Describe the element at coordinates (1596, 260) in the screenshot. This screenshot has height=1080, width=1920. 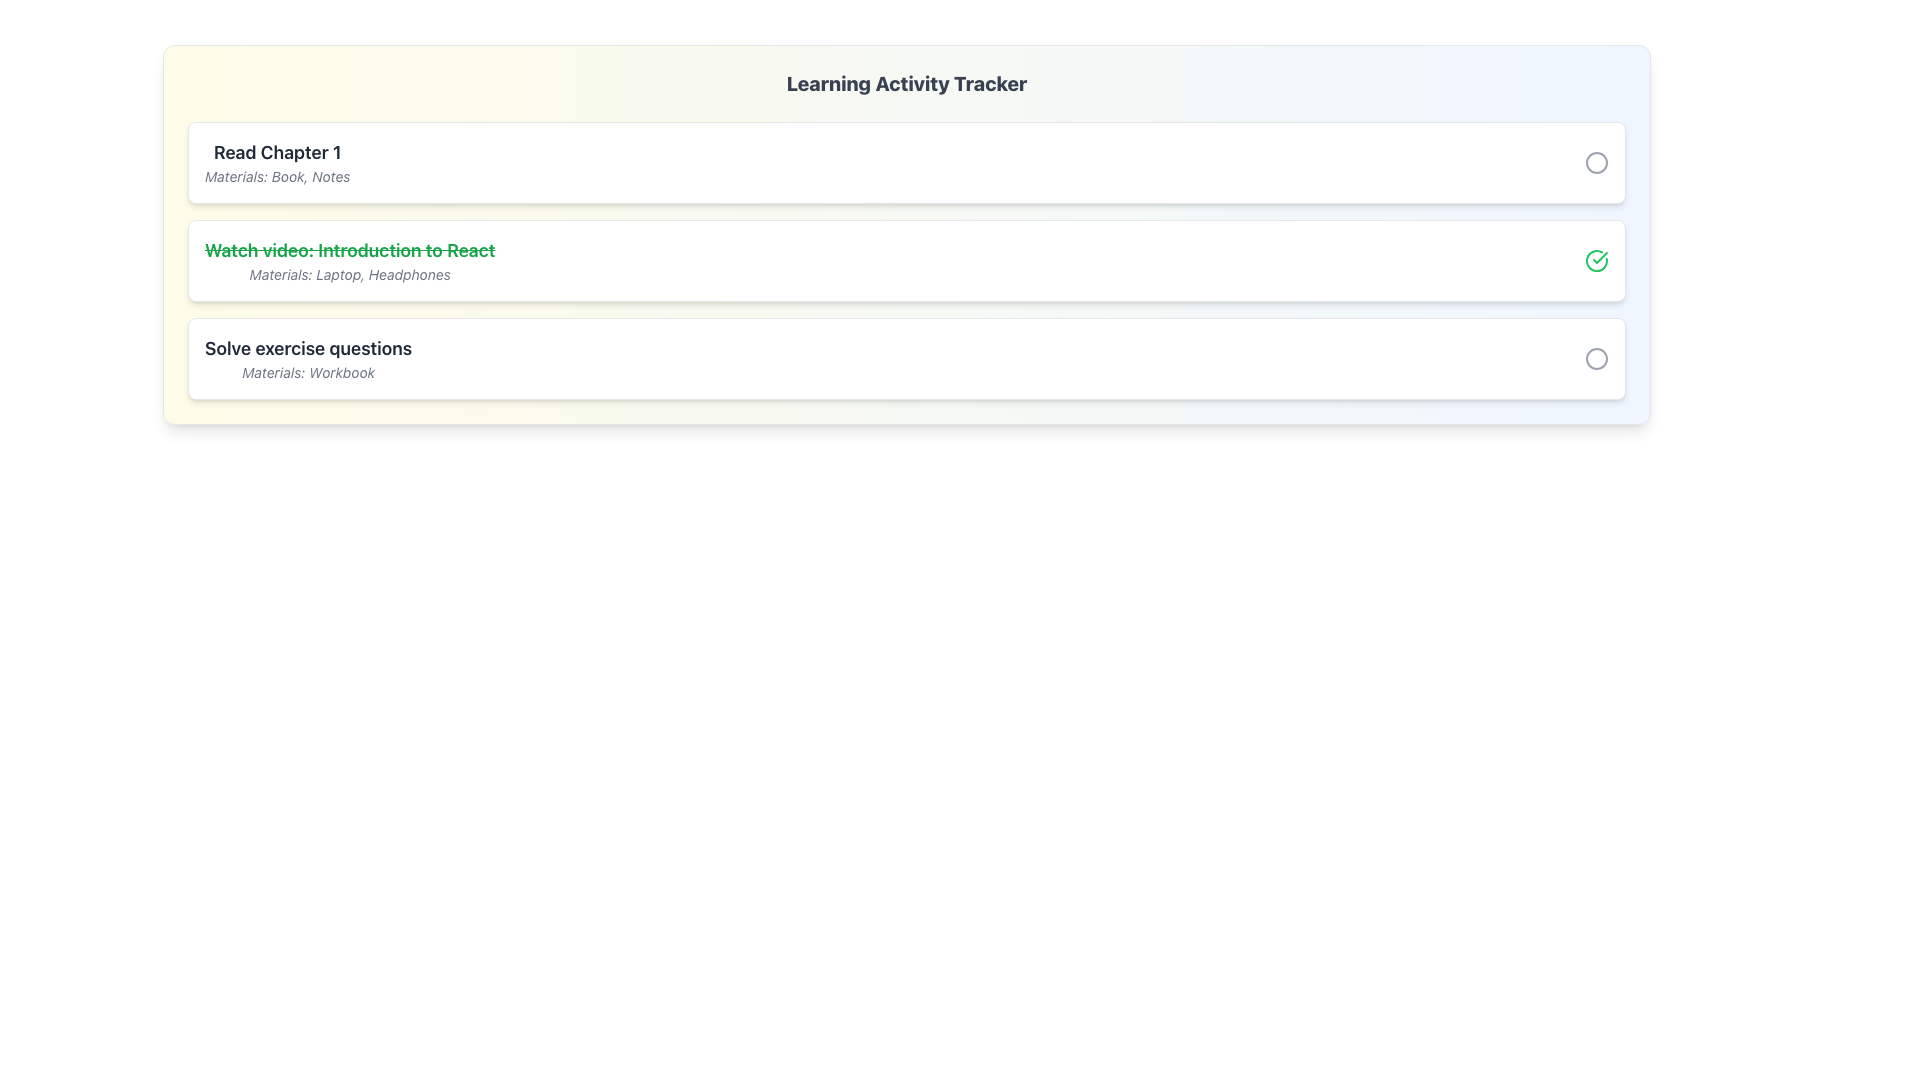
I see `the status indicator icon located on the right side of the second list item in the vertical stack, which visually indicates the completion or successful status of an associated task` at that location.